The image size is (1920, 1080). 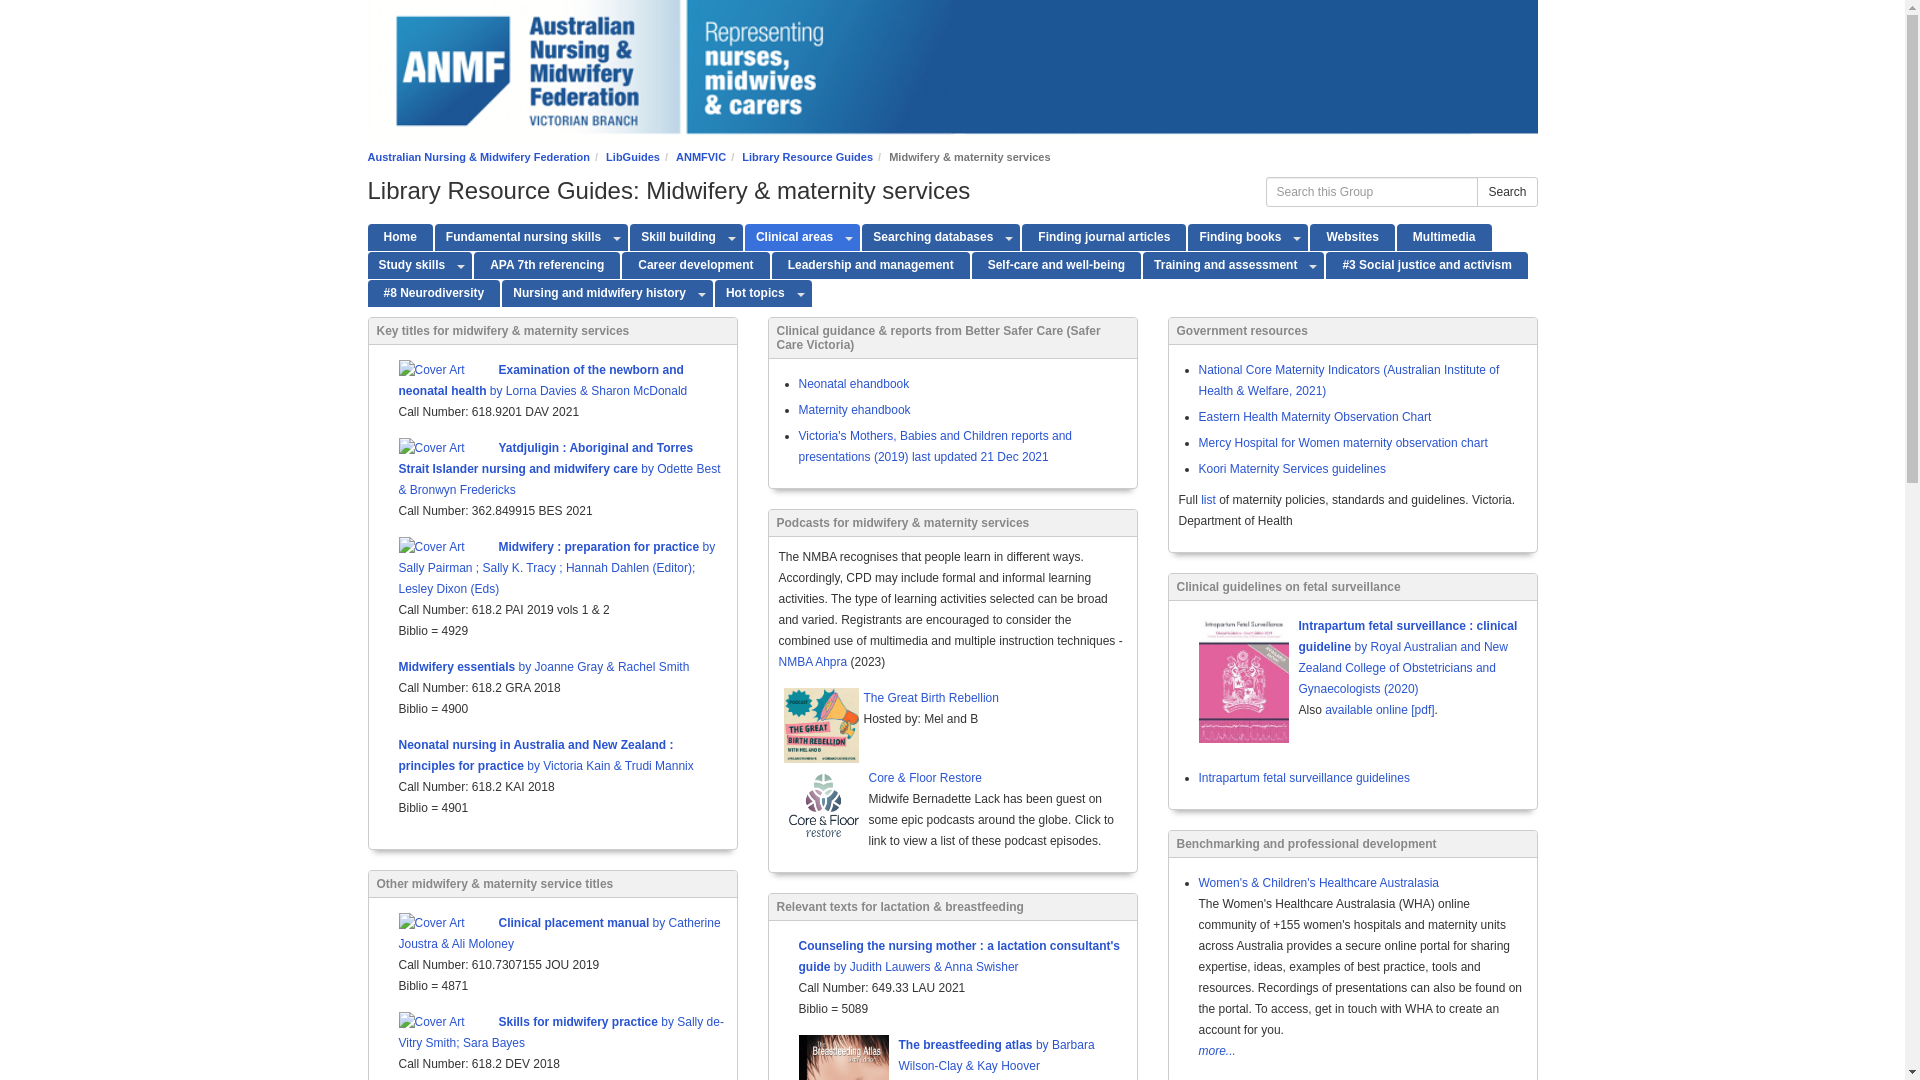 I want to click on 'Finding books', so click(x=1236, y=236).